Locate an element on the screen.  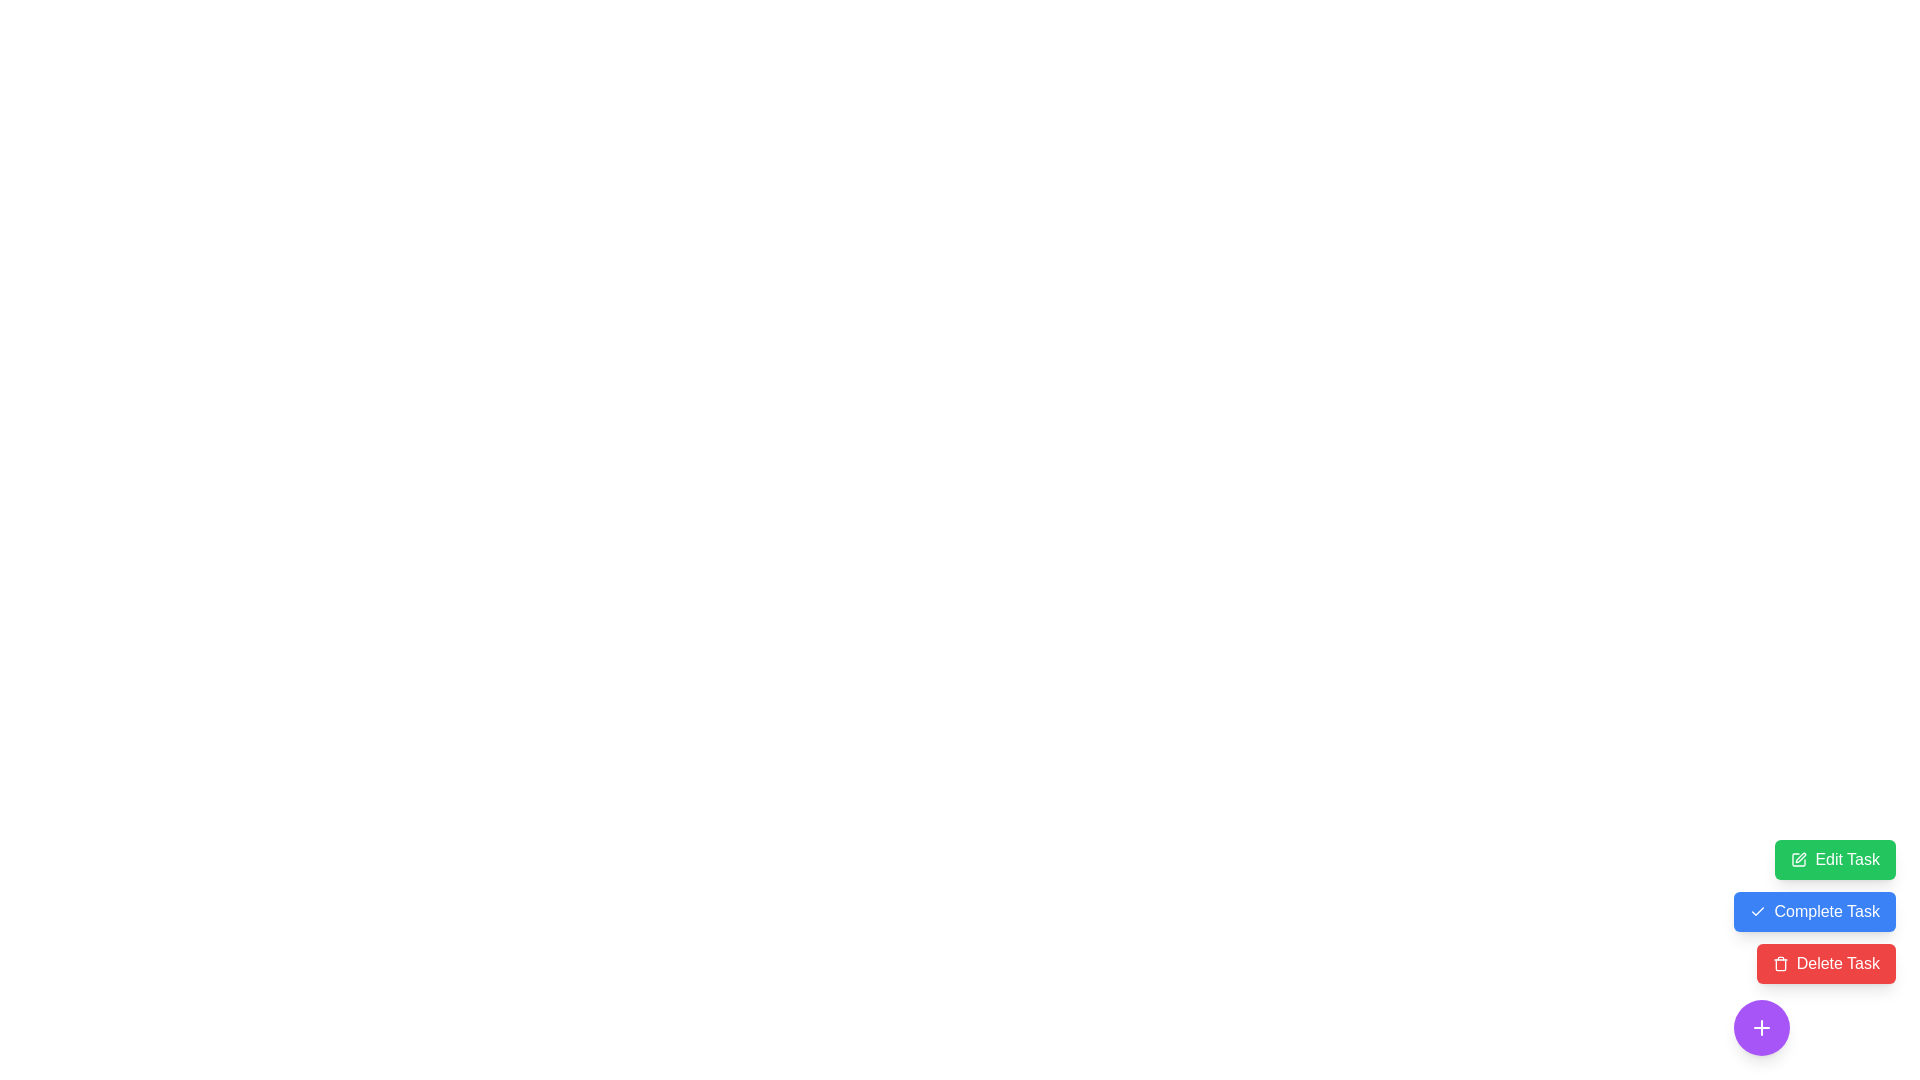
the 'Complete Task' button with a blue background and white text to mark the task as completed is located at coordinates (1815, 911).